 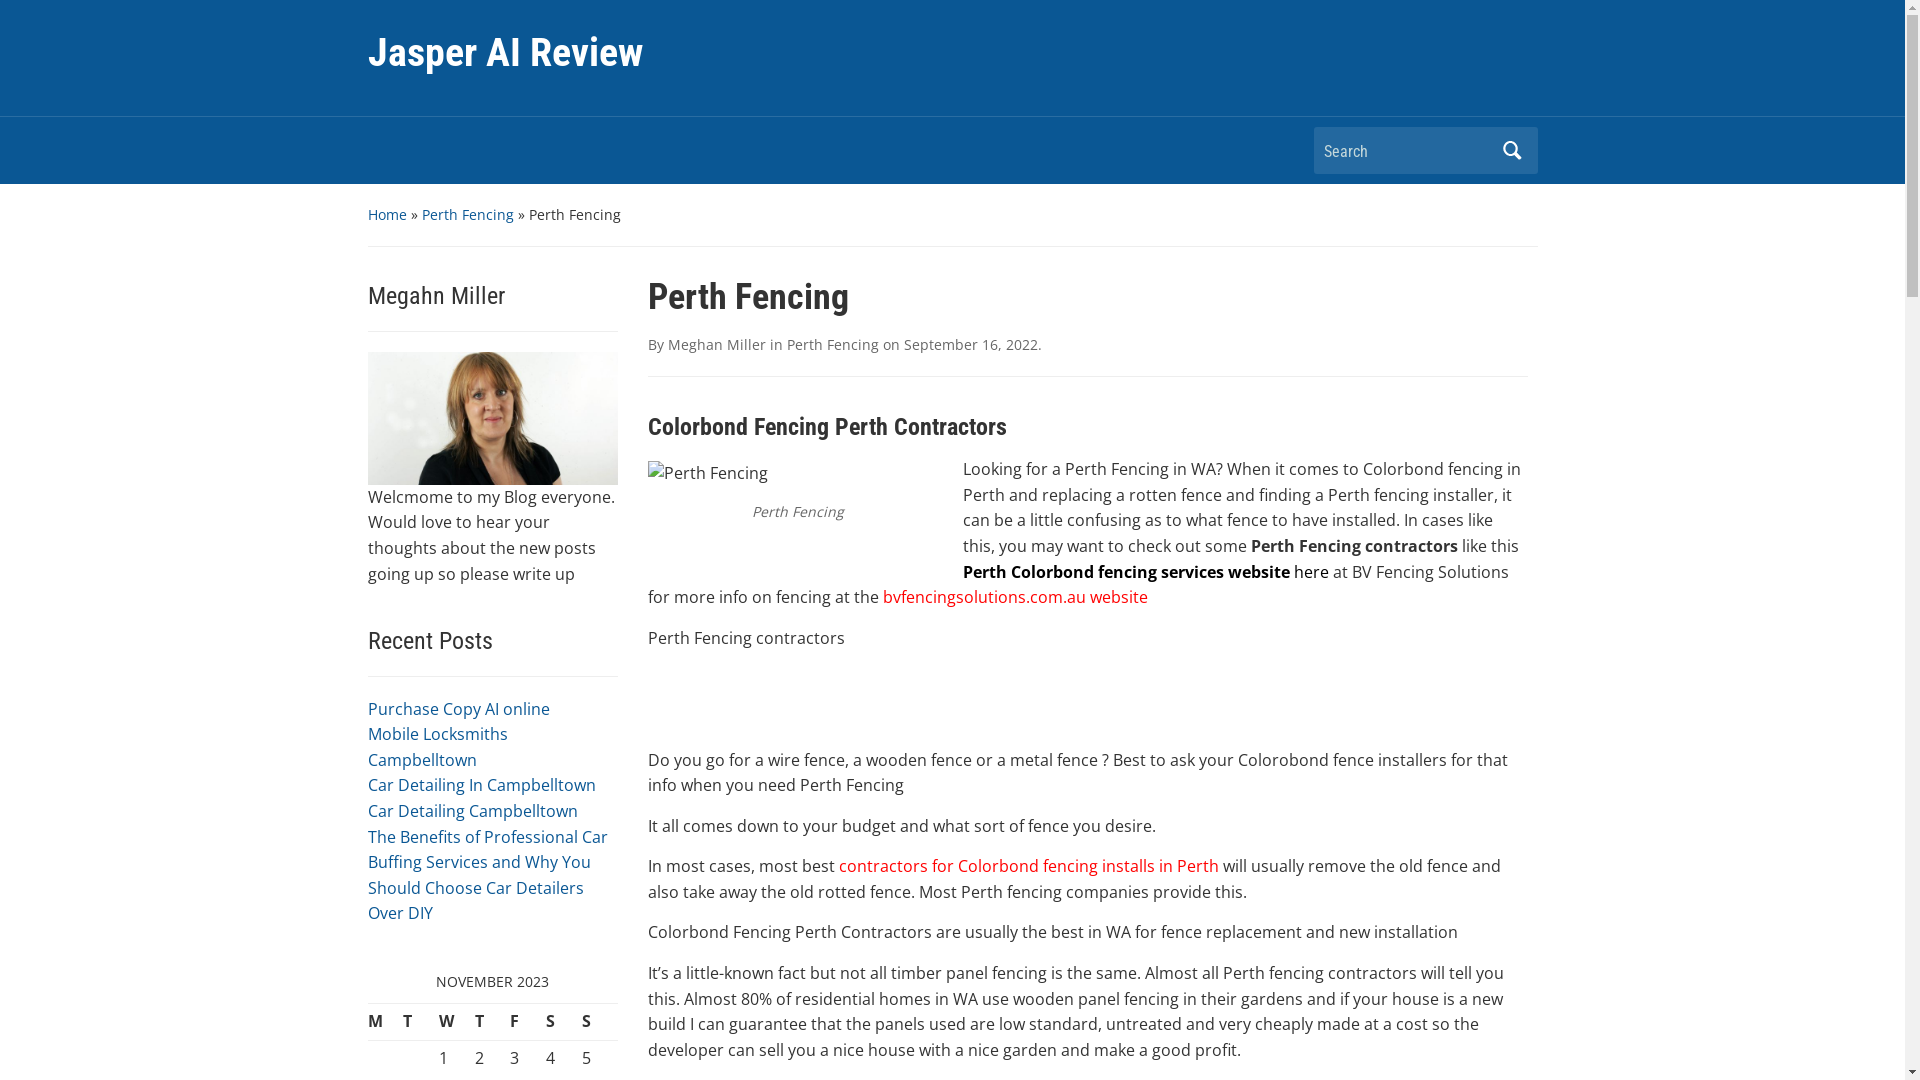 What do you see at coordinates (368, 214) in the screenshot?
I see `'Home'` at bounding box center [368, 214].